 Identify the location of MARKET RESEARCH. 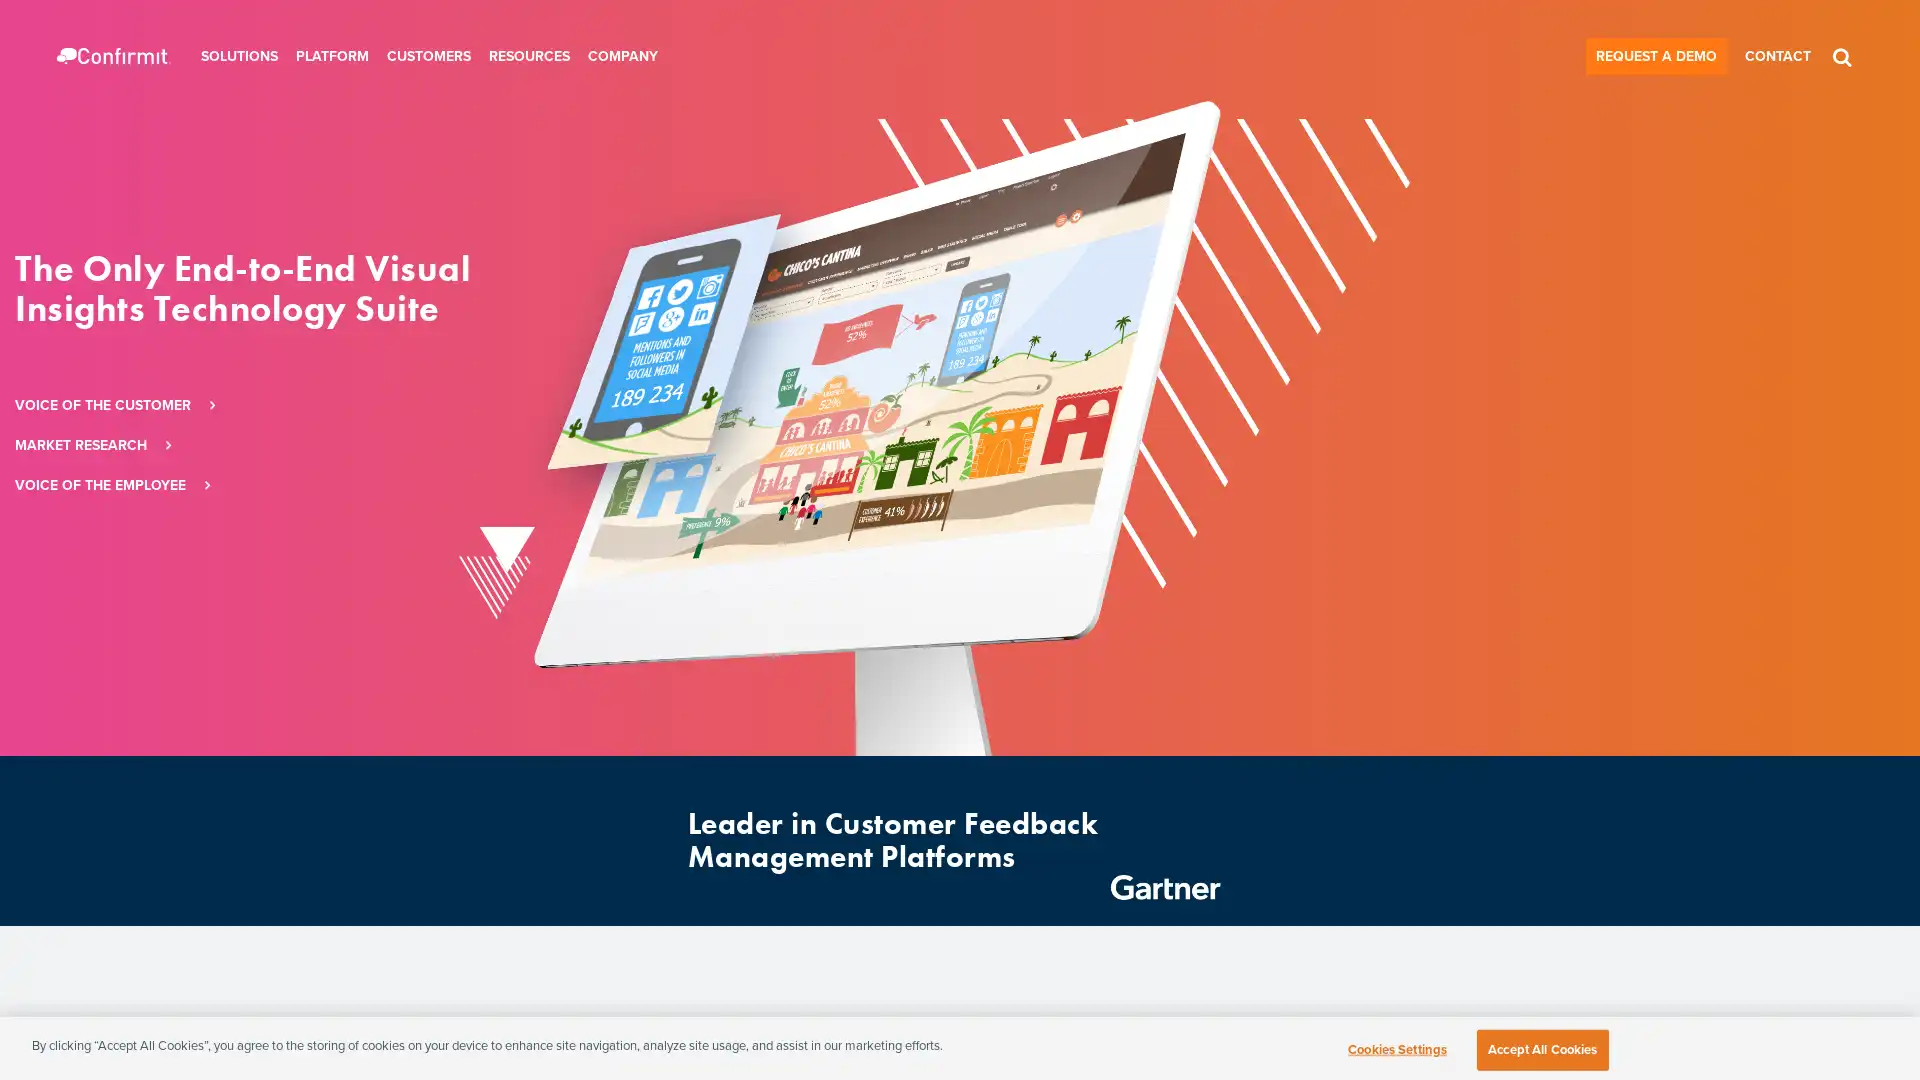
(469, 445).